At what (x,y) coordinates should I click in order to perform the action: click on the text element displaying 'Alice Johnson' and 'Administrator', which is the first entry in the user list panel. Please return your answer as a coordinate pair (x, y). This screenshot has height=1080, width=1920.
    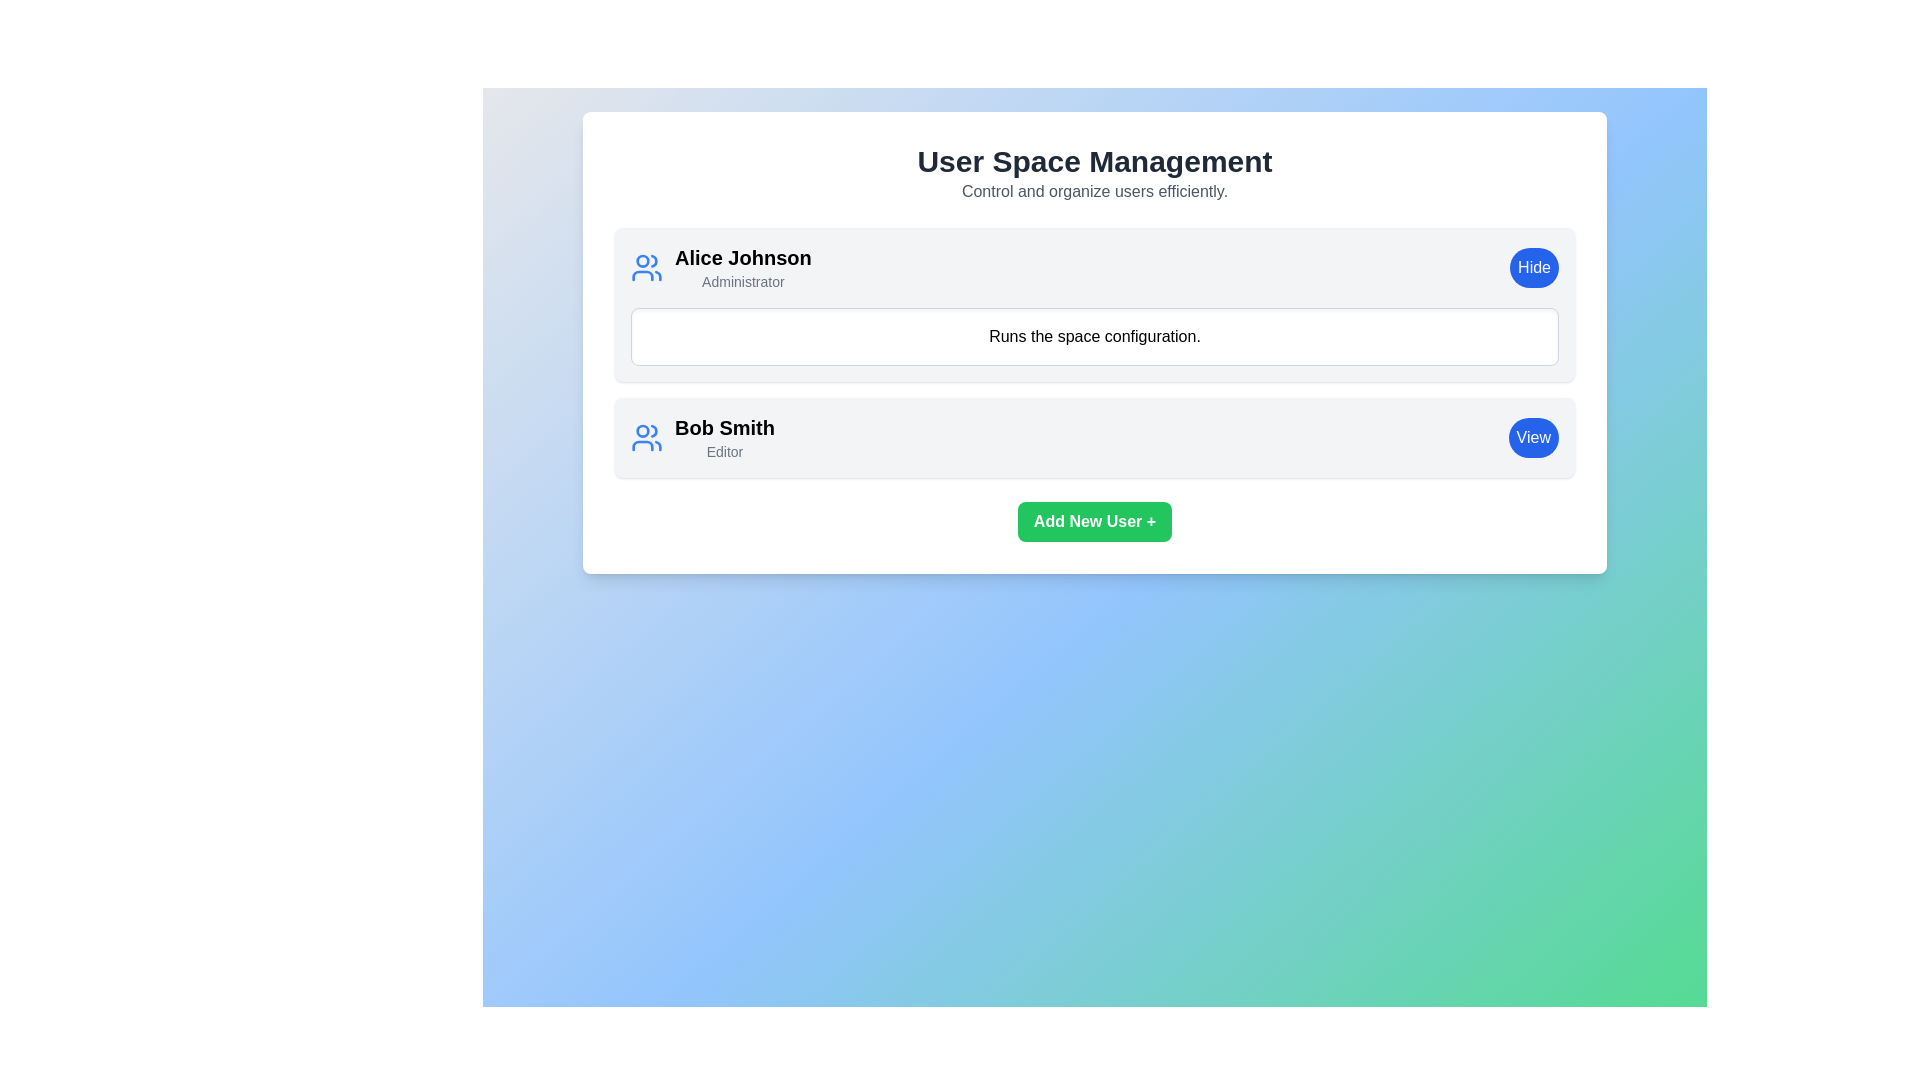
    Looking at the image, I should click on (742, 266).